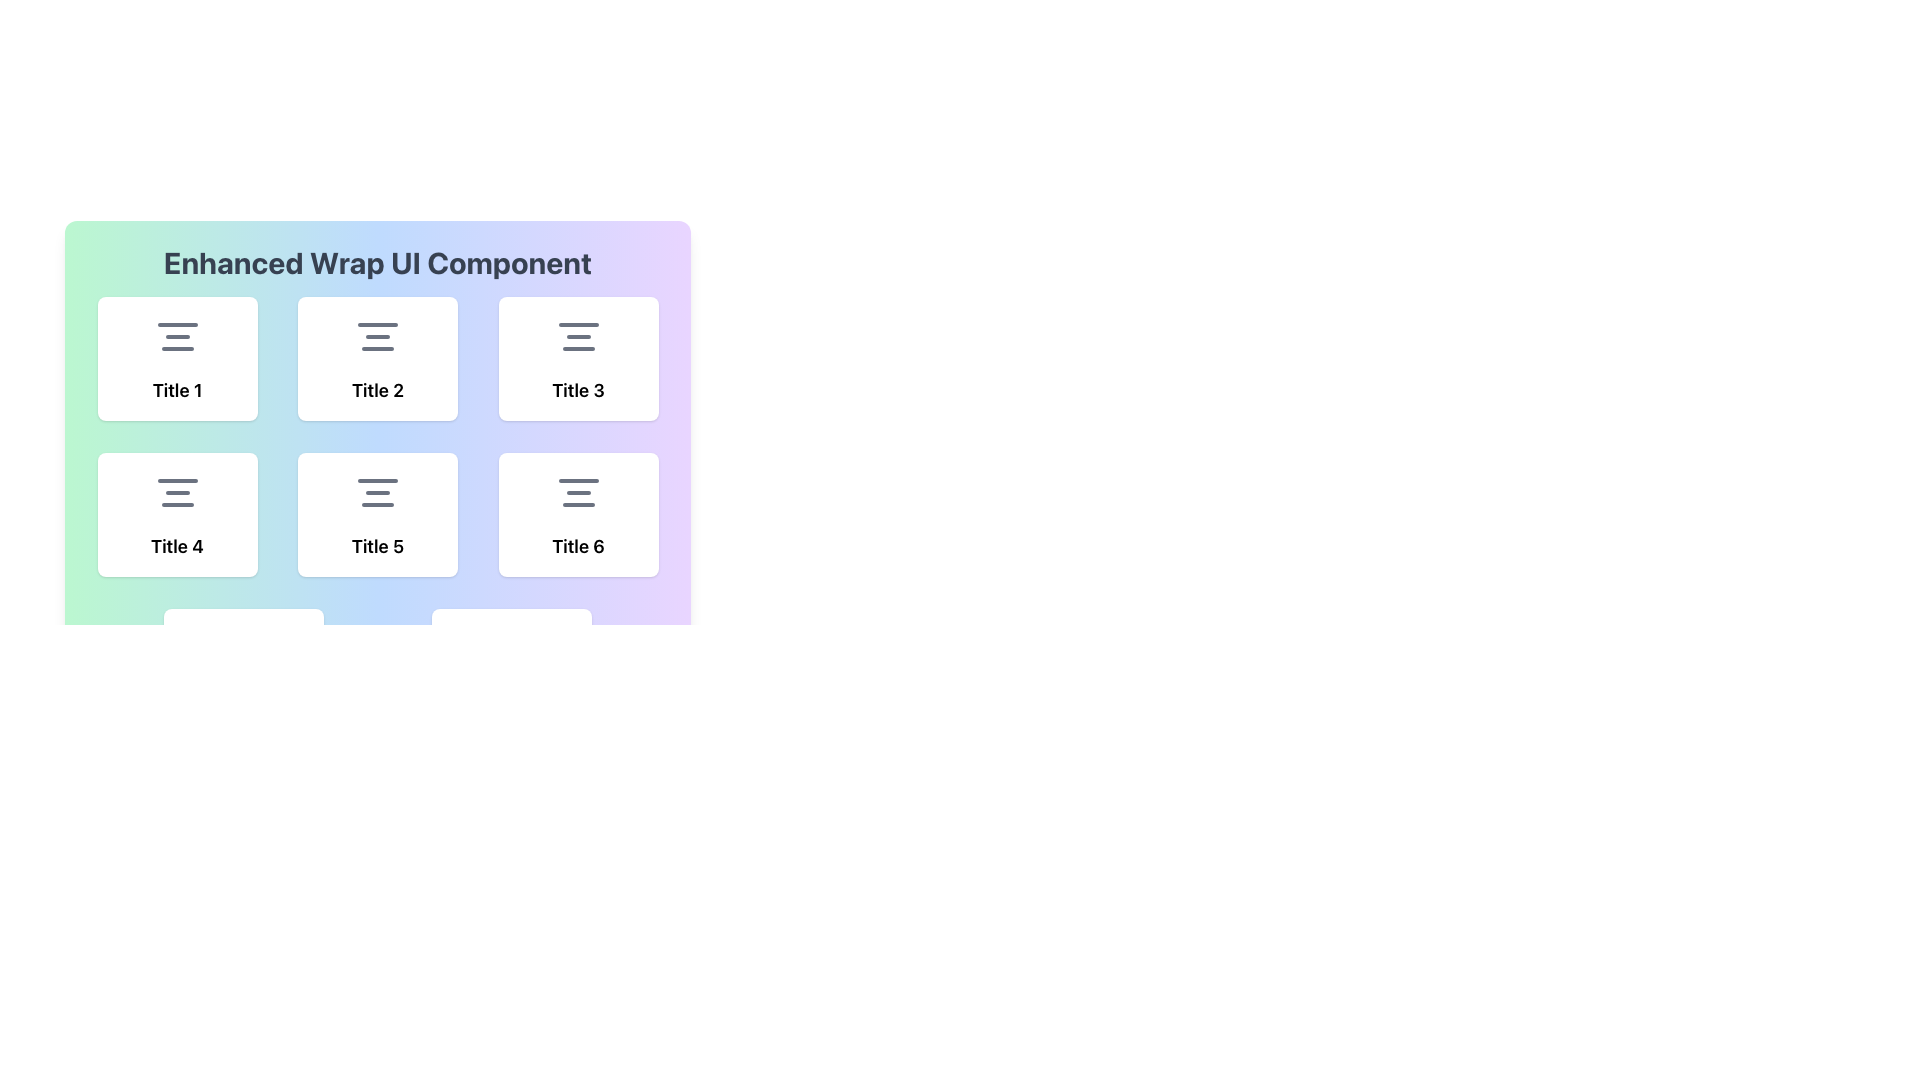 The image size is (1920, 1080). I want to click on the Interactive Card in the second row and third column that relates to 'Title 6', so click(577, 514).